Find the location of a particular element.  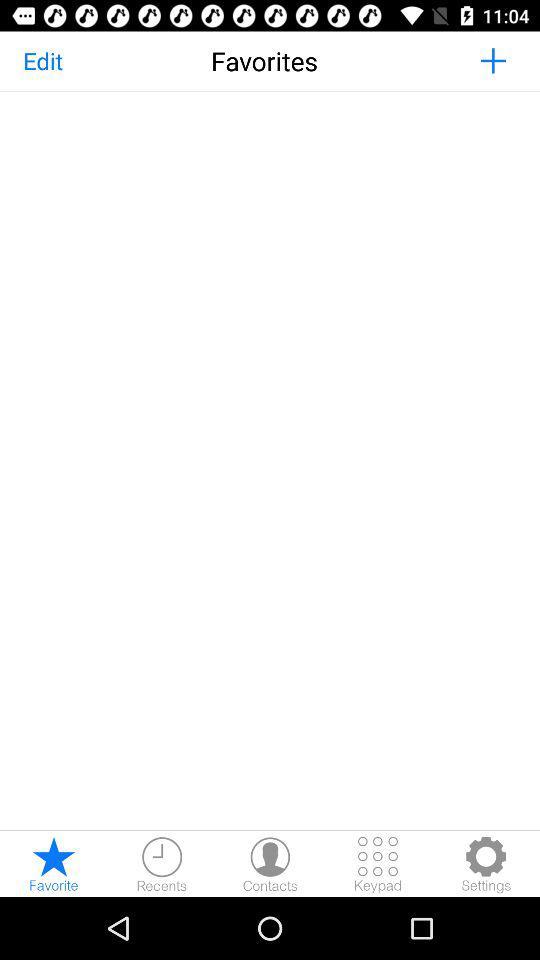

page is located at coordinates (54, 863).